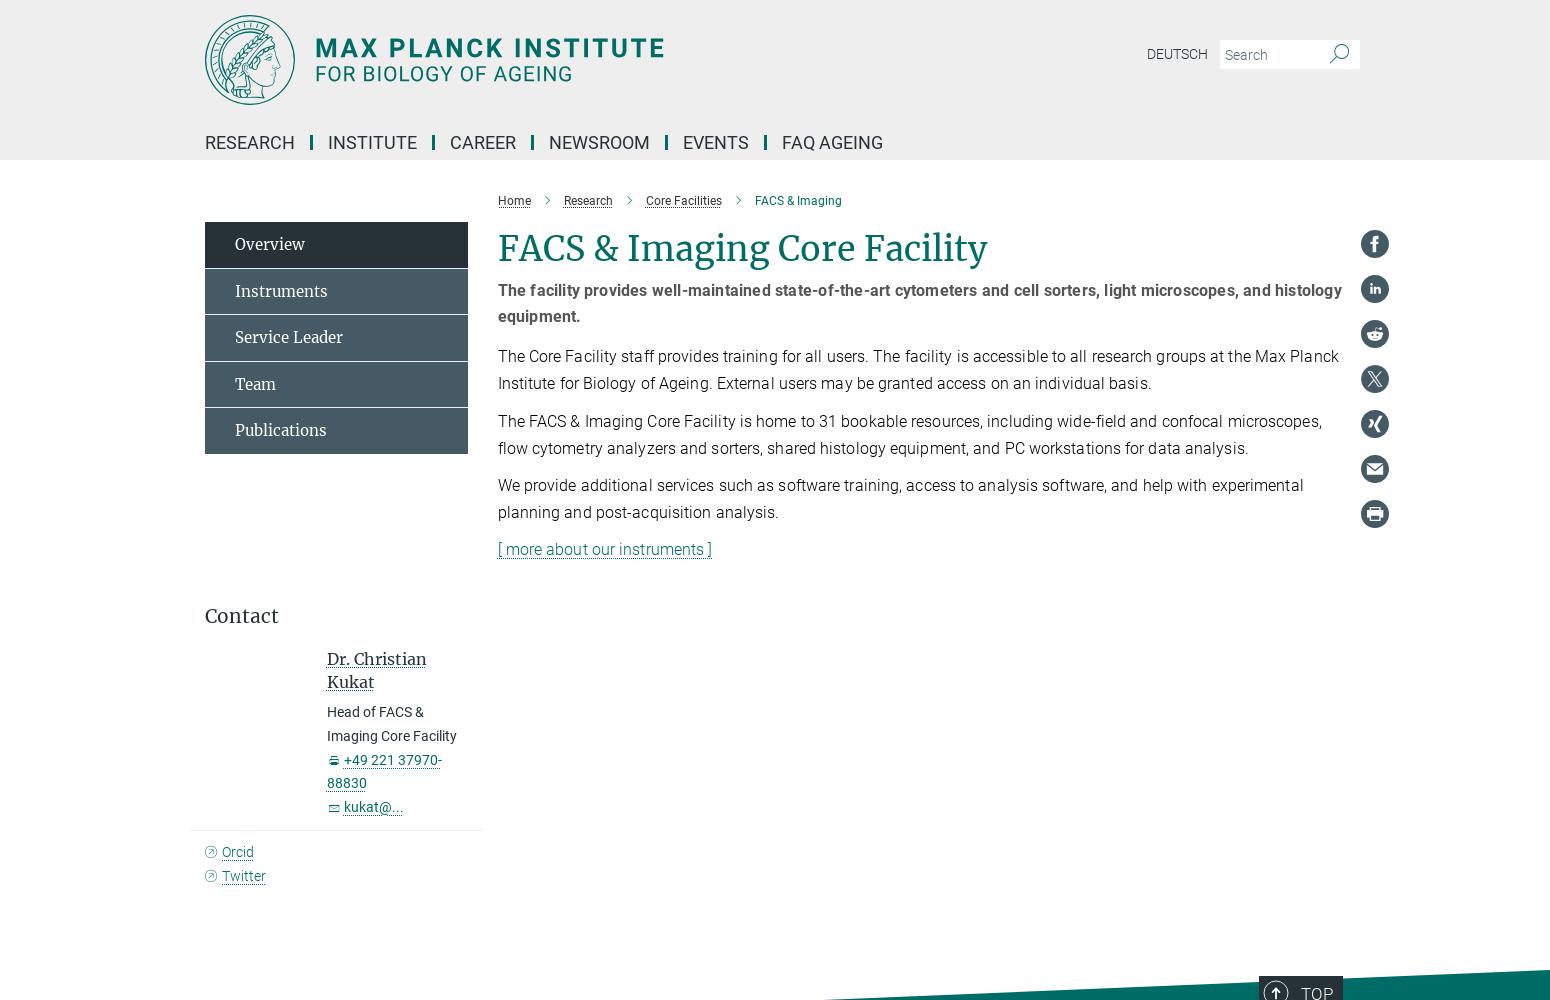  What do you see at coordinates (613, 529) in the screenshot?
I see `'Pernas'` at bounding box center [613, 529].